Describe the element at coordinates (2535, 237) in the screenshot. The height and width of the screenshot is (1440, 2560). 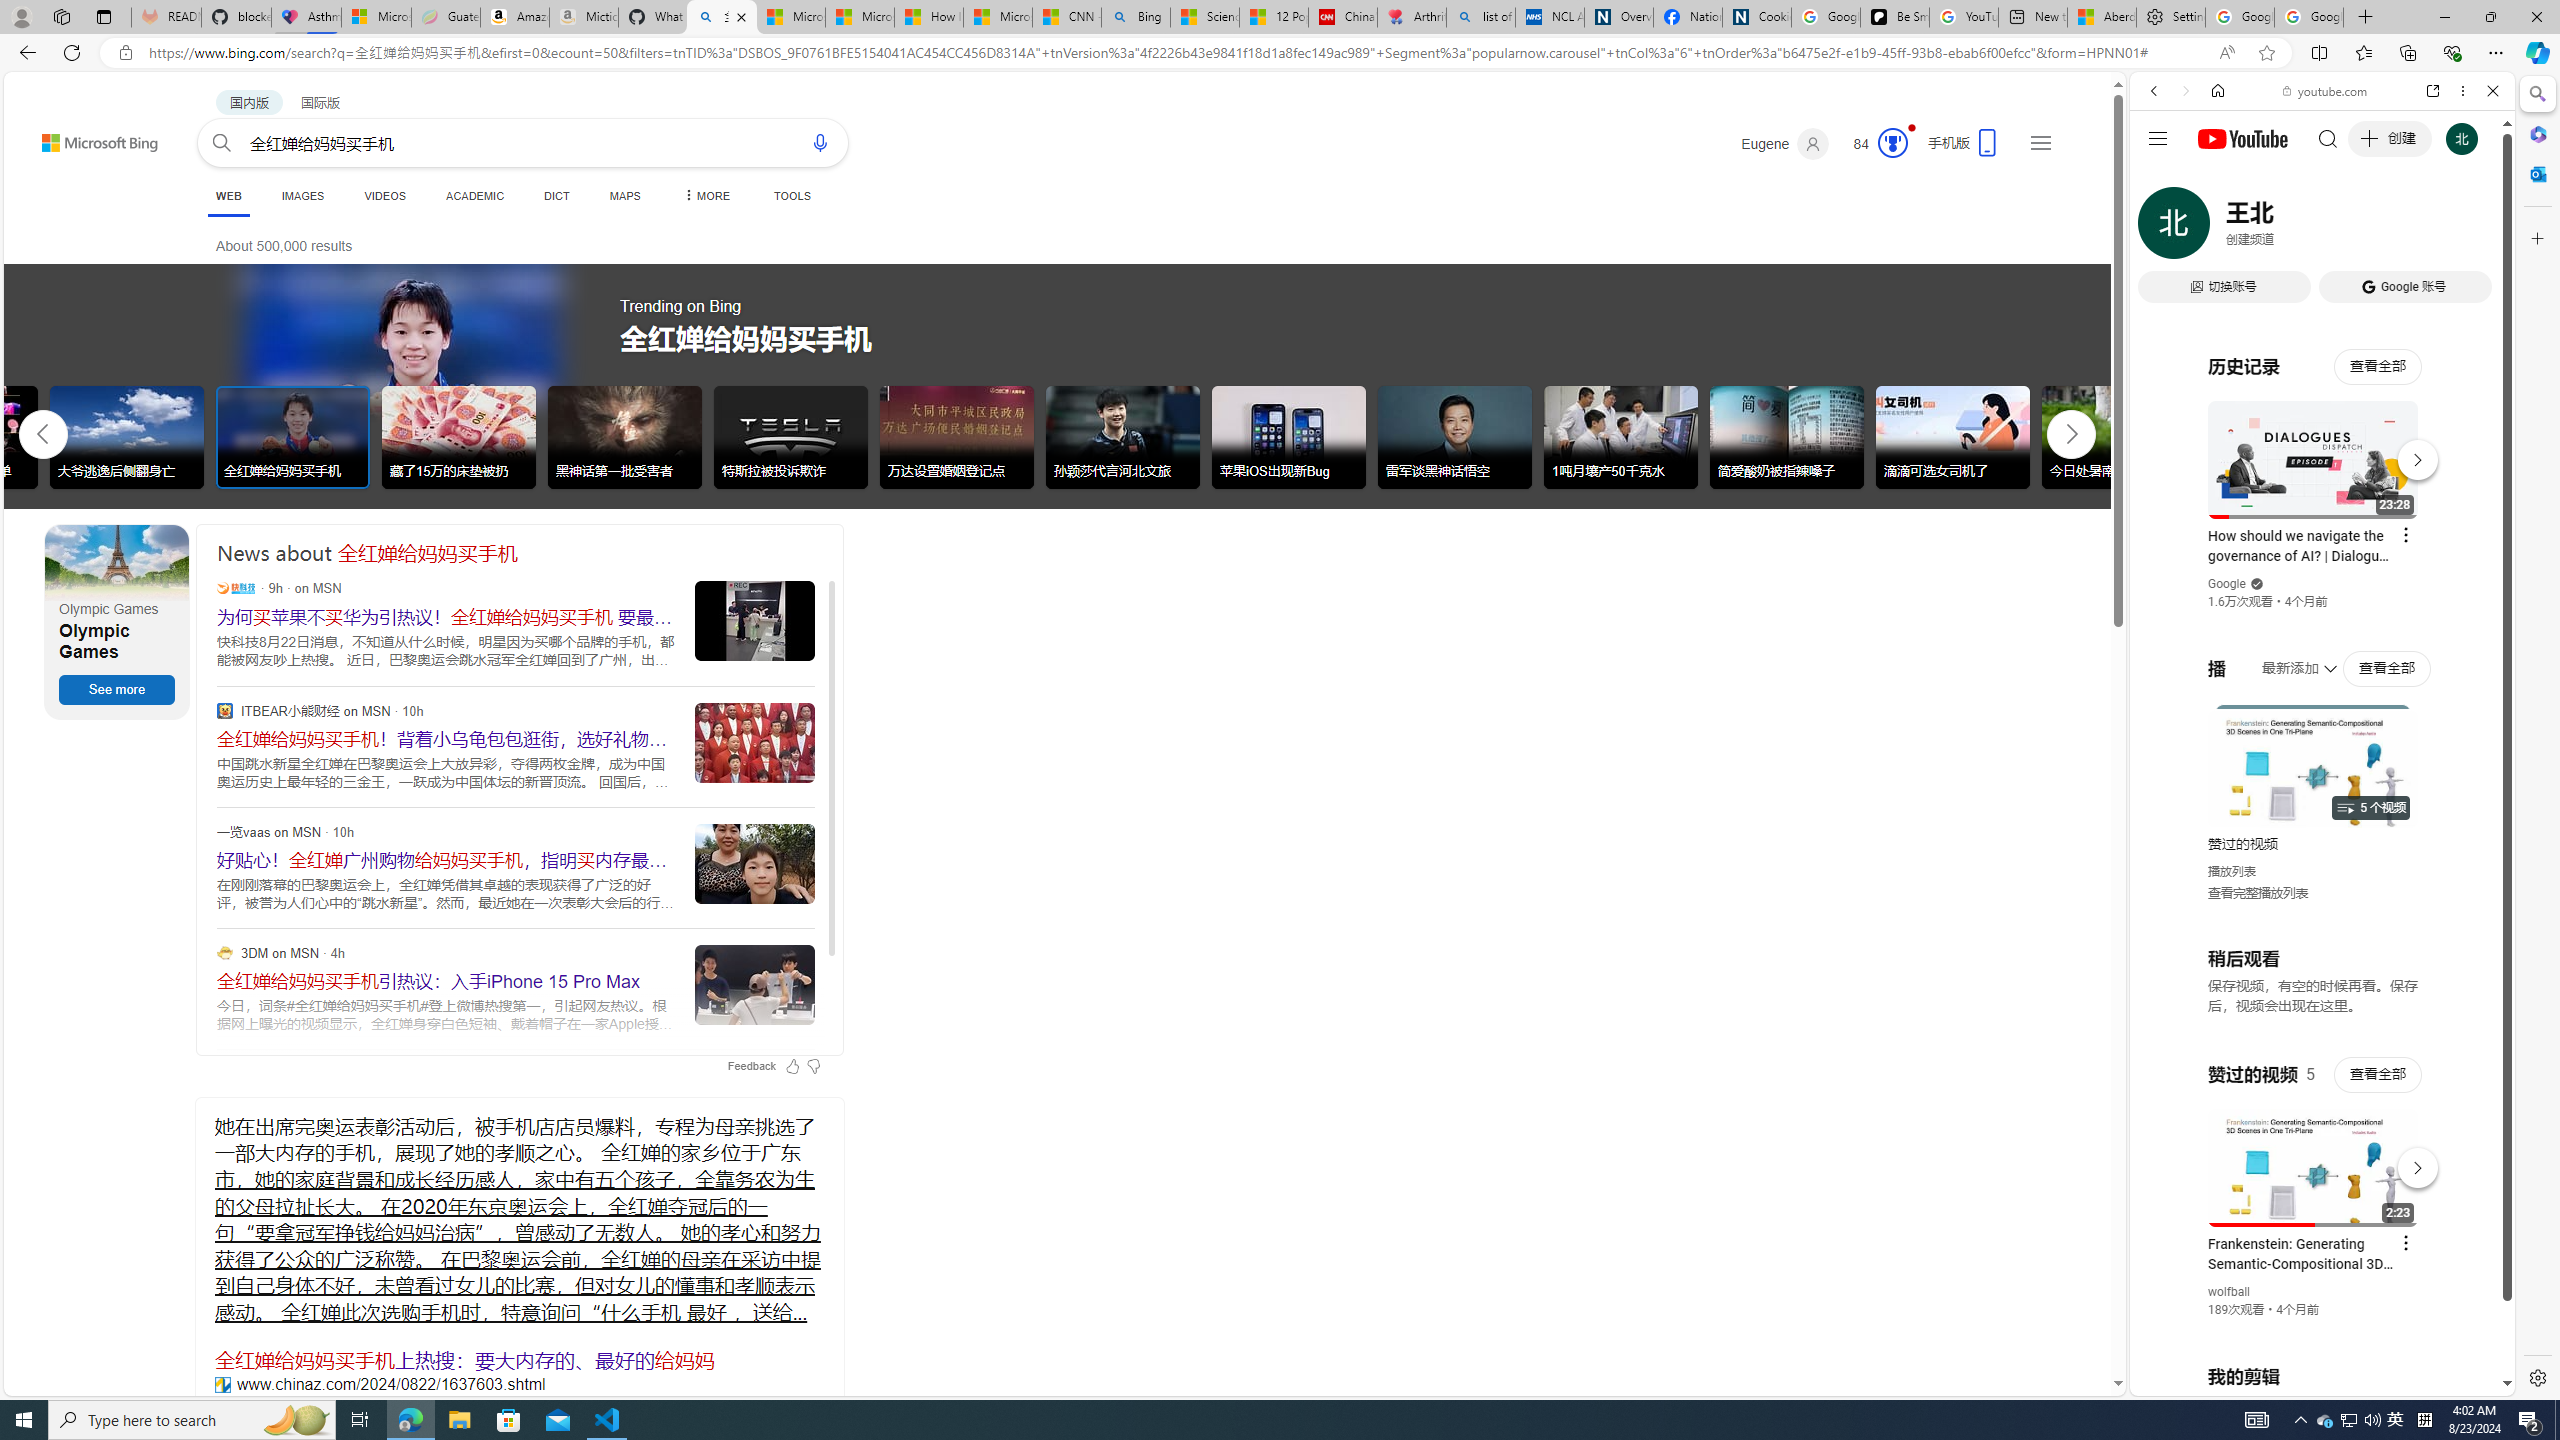
I see `'Close Customize pane'` at that location.